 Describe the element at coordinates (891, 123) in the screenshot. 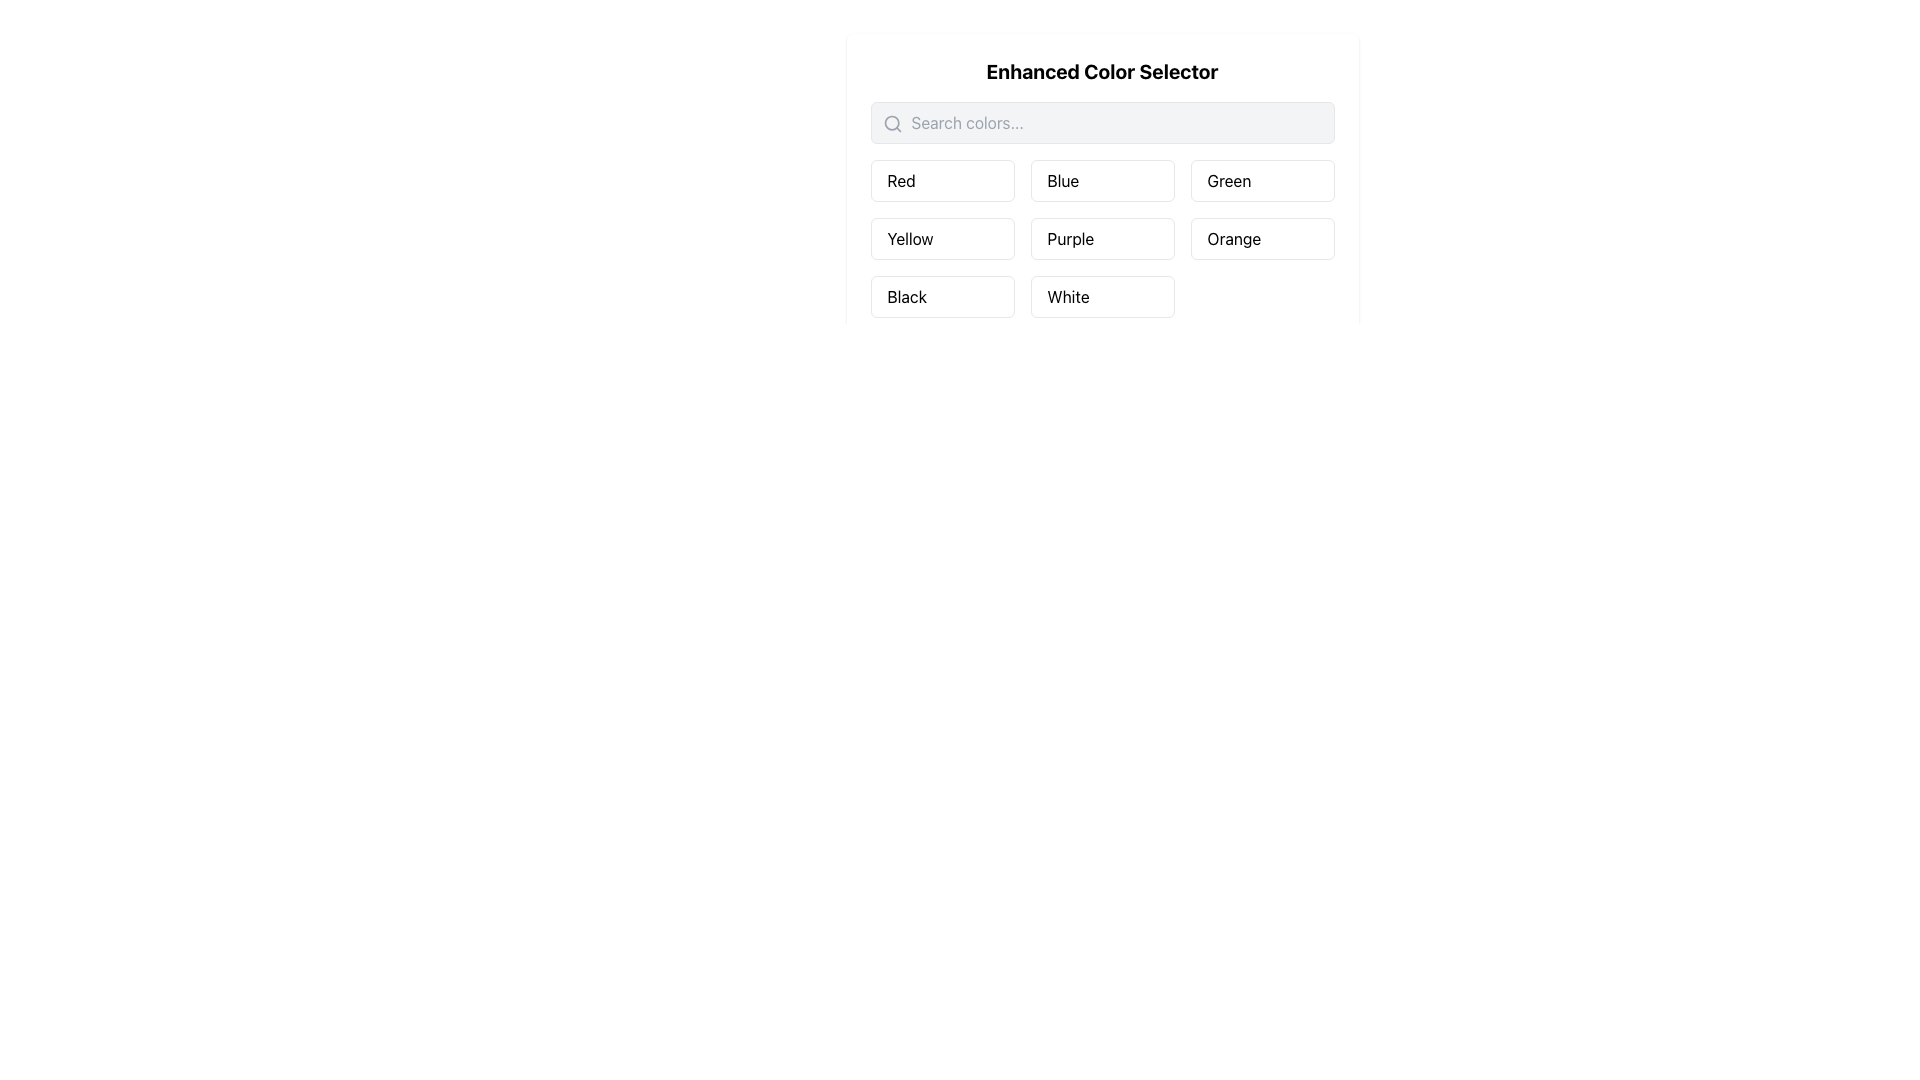

I see `the magnifying glass icon representing the search functionality, located inside the search input field on the left side` at that location.